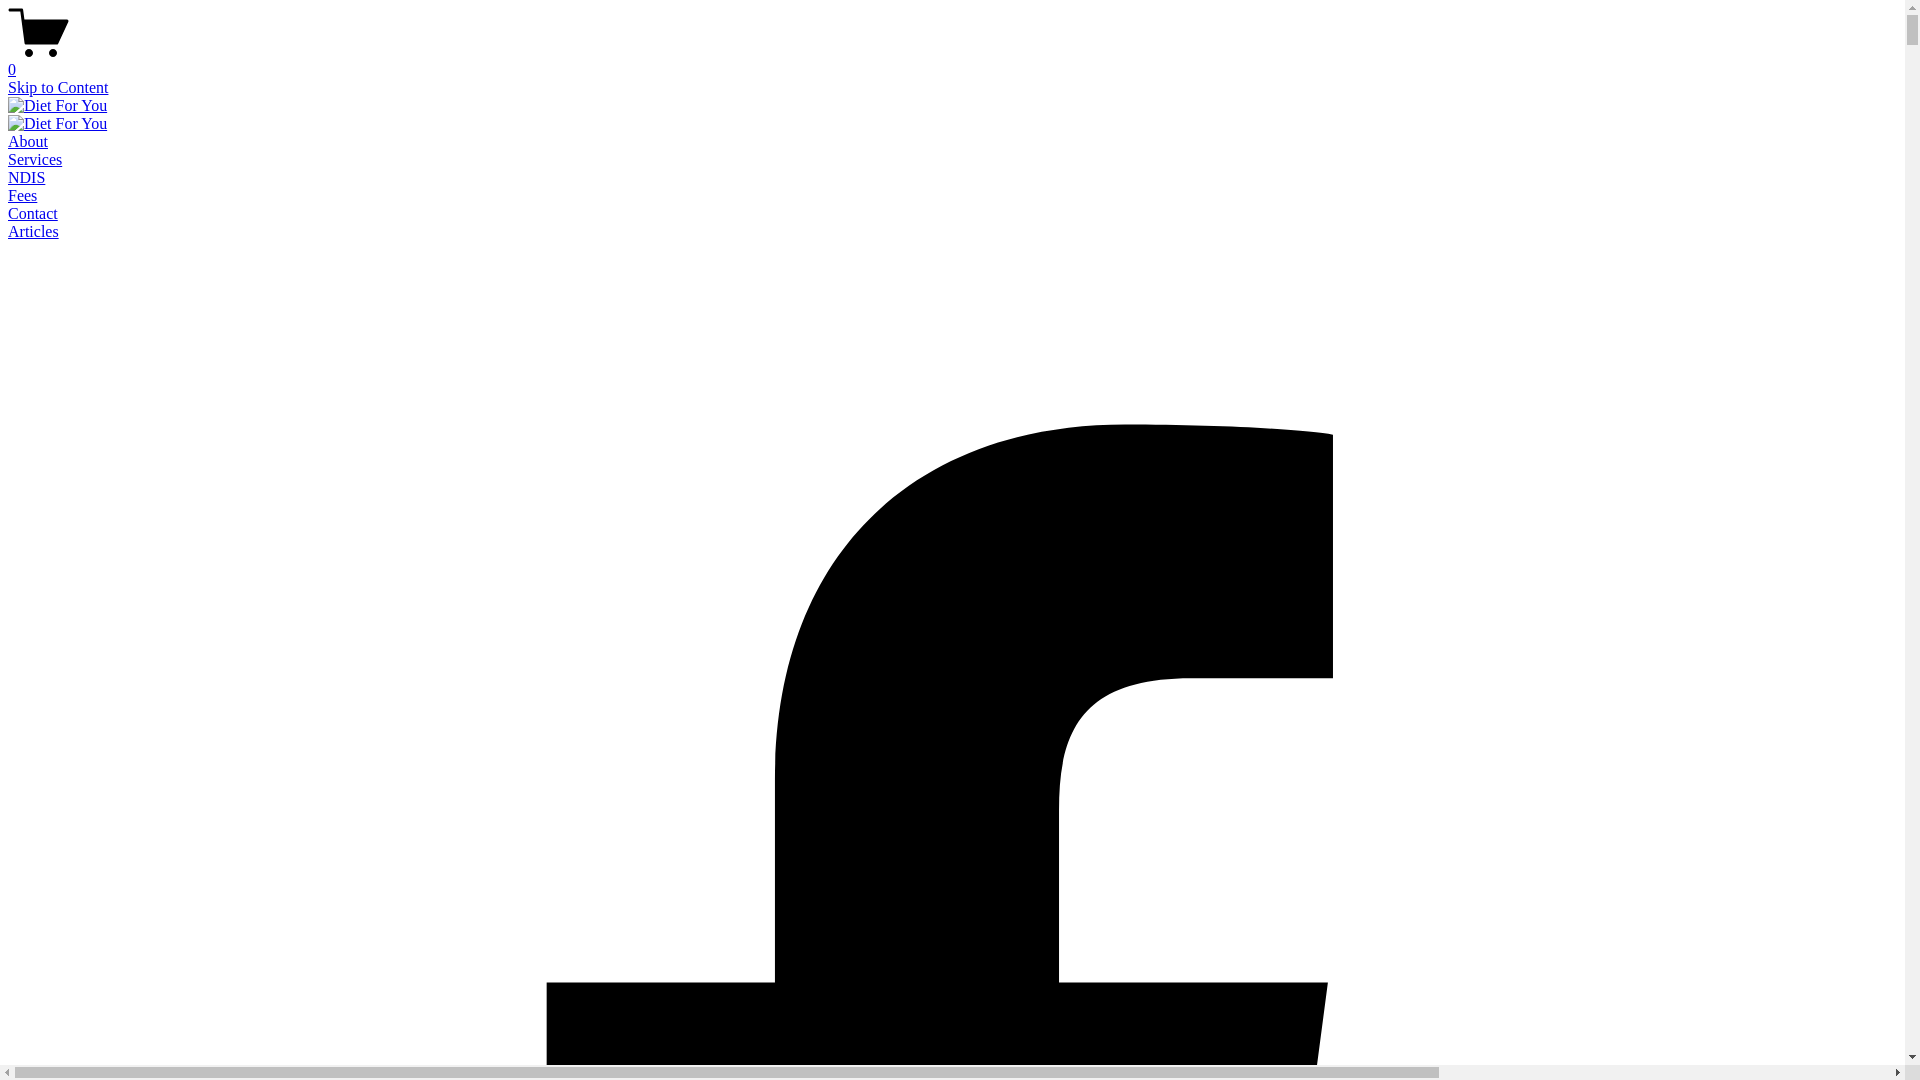 This screenshot has width=1920, height=1080. Describe the element at coordinates (22, 195) in the screenshot. I see `'Fees'` at that location.